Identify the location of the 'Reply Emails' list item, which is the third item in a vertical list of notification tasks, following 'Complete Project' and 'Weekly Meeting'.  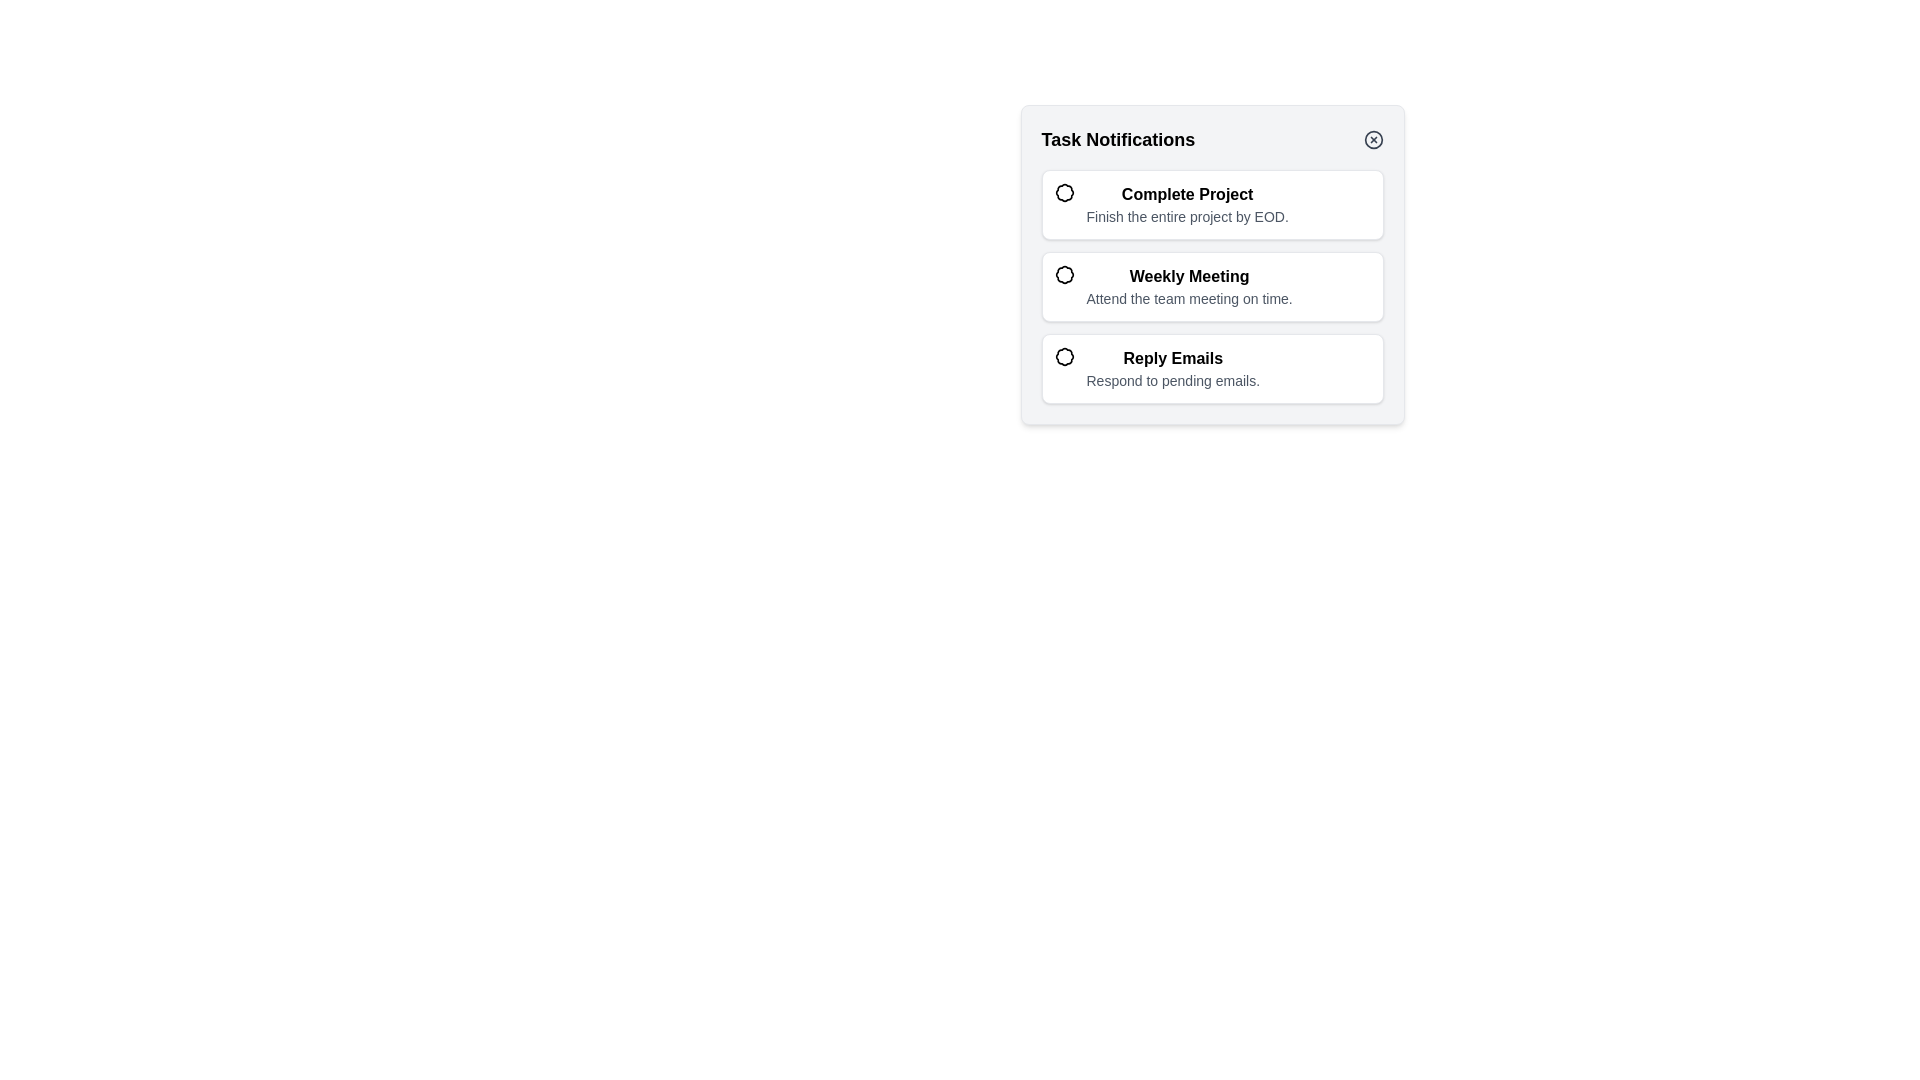
(1173, 369).